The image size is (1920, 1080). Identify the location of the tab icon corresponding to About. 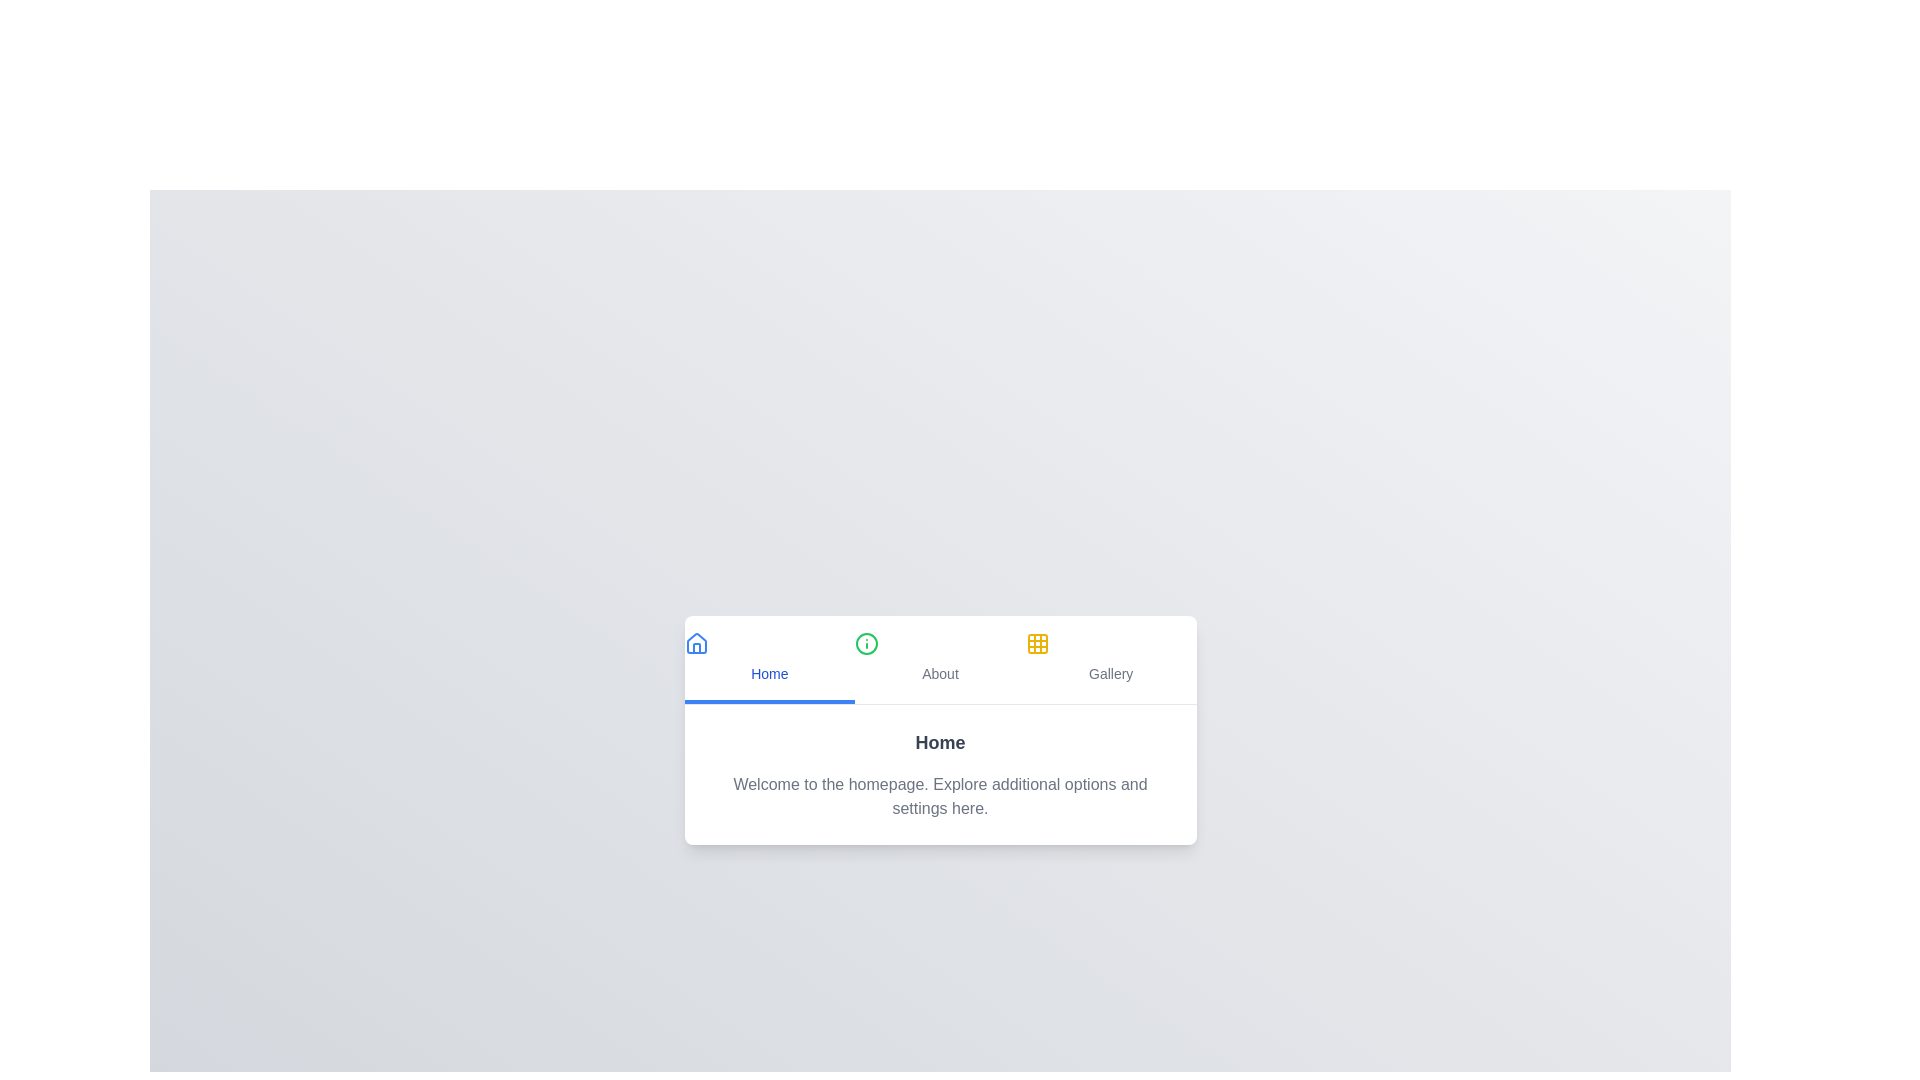
(867, 643).